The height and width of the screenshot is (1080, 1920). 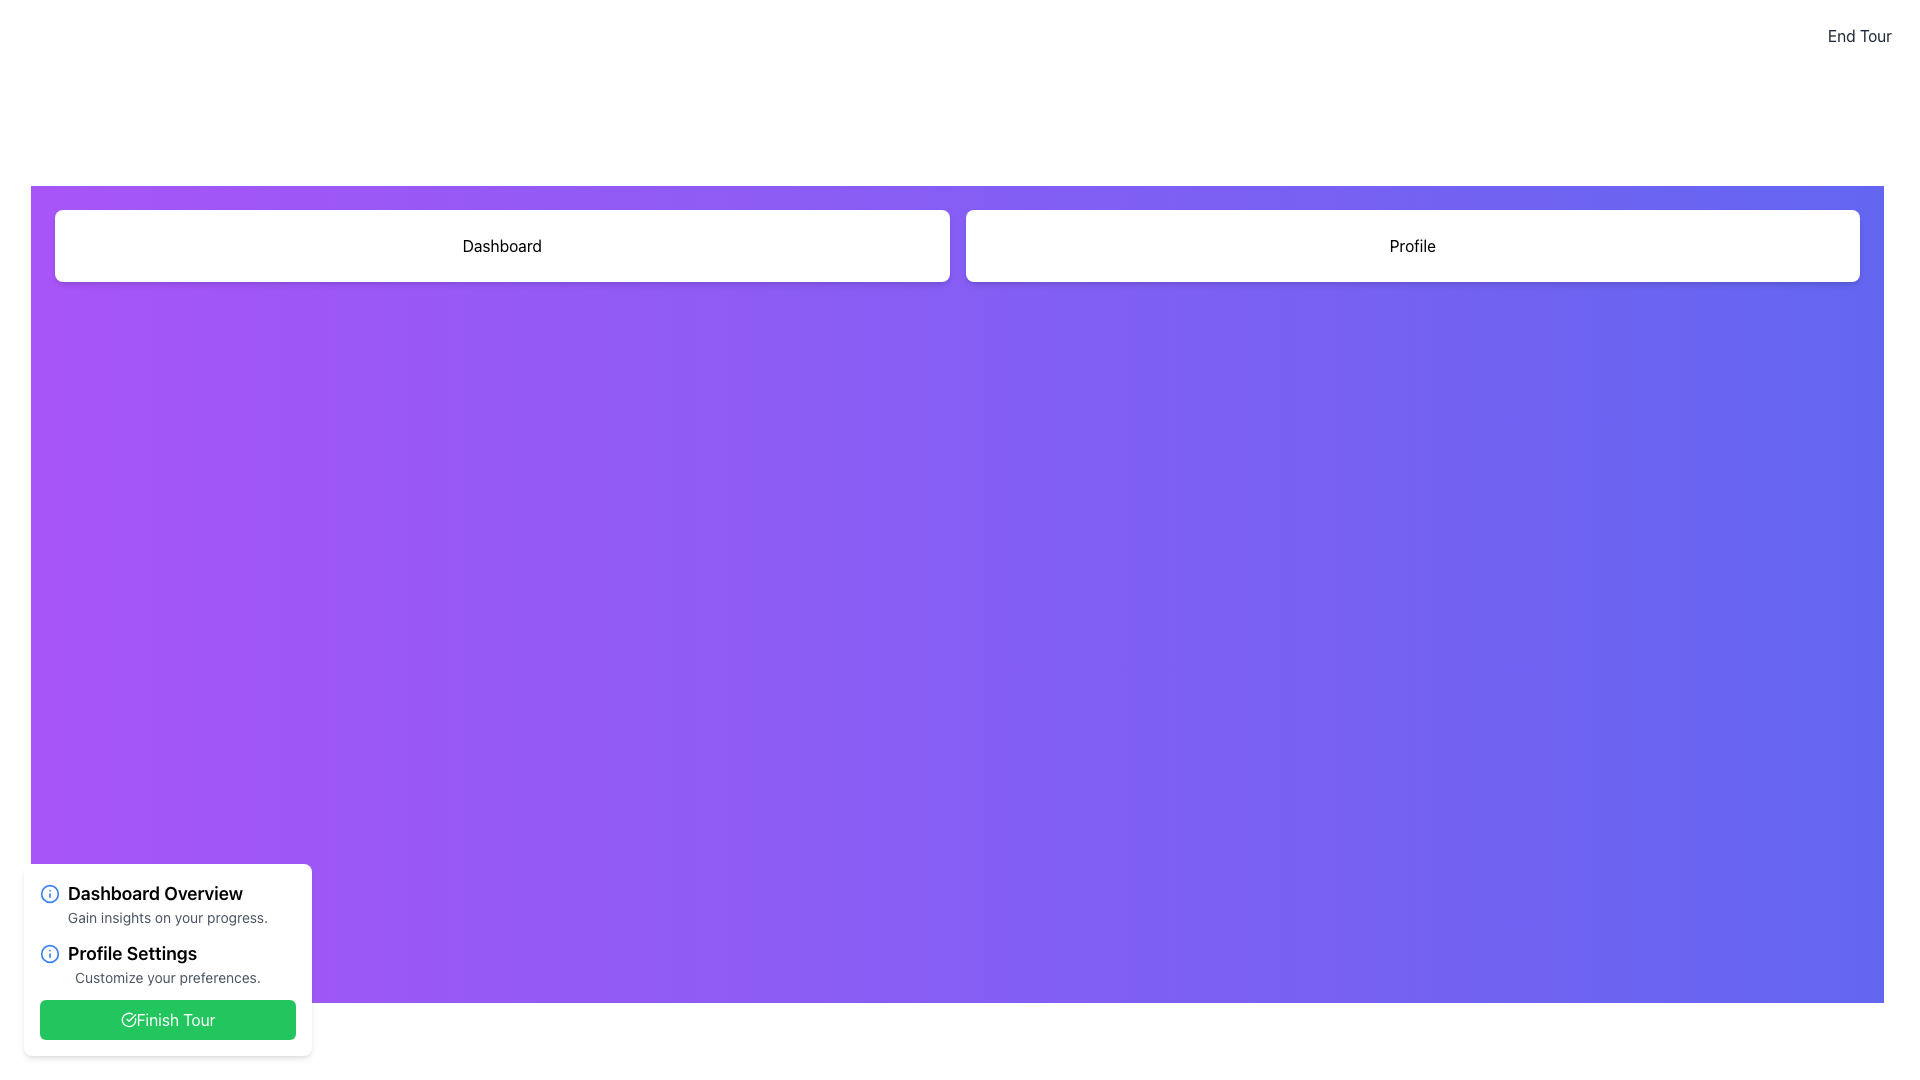 I want to click on the circular blue outlined icon with the letter 'i' that is located to the left of the 'Profile Settings' text, so click(x=49, y=952).